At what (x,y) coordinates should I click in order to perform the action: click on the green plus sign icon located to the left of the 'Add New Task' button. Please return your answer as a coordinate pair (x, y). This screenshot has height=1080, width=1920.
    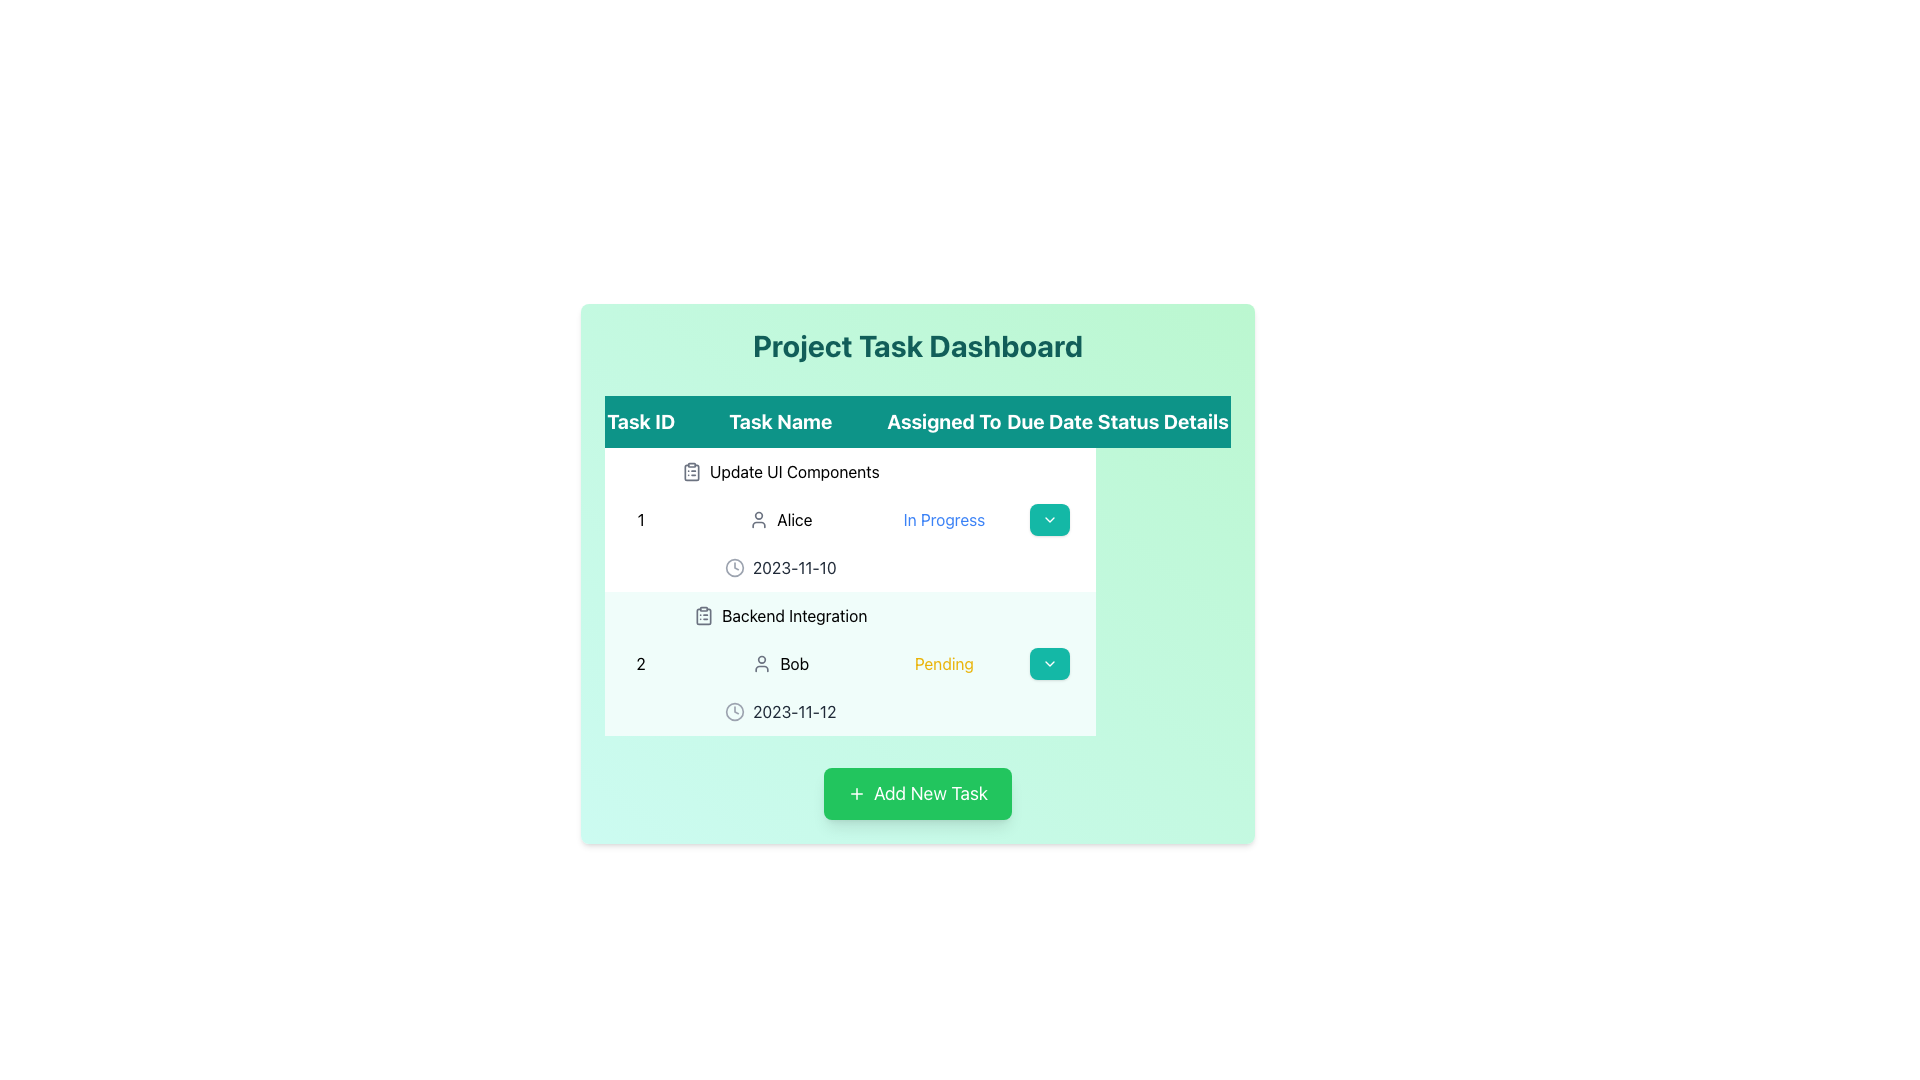
    Looking at the image, I should click on (856, 793).